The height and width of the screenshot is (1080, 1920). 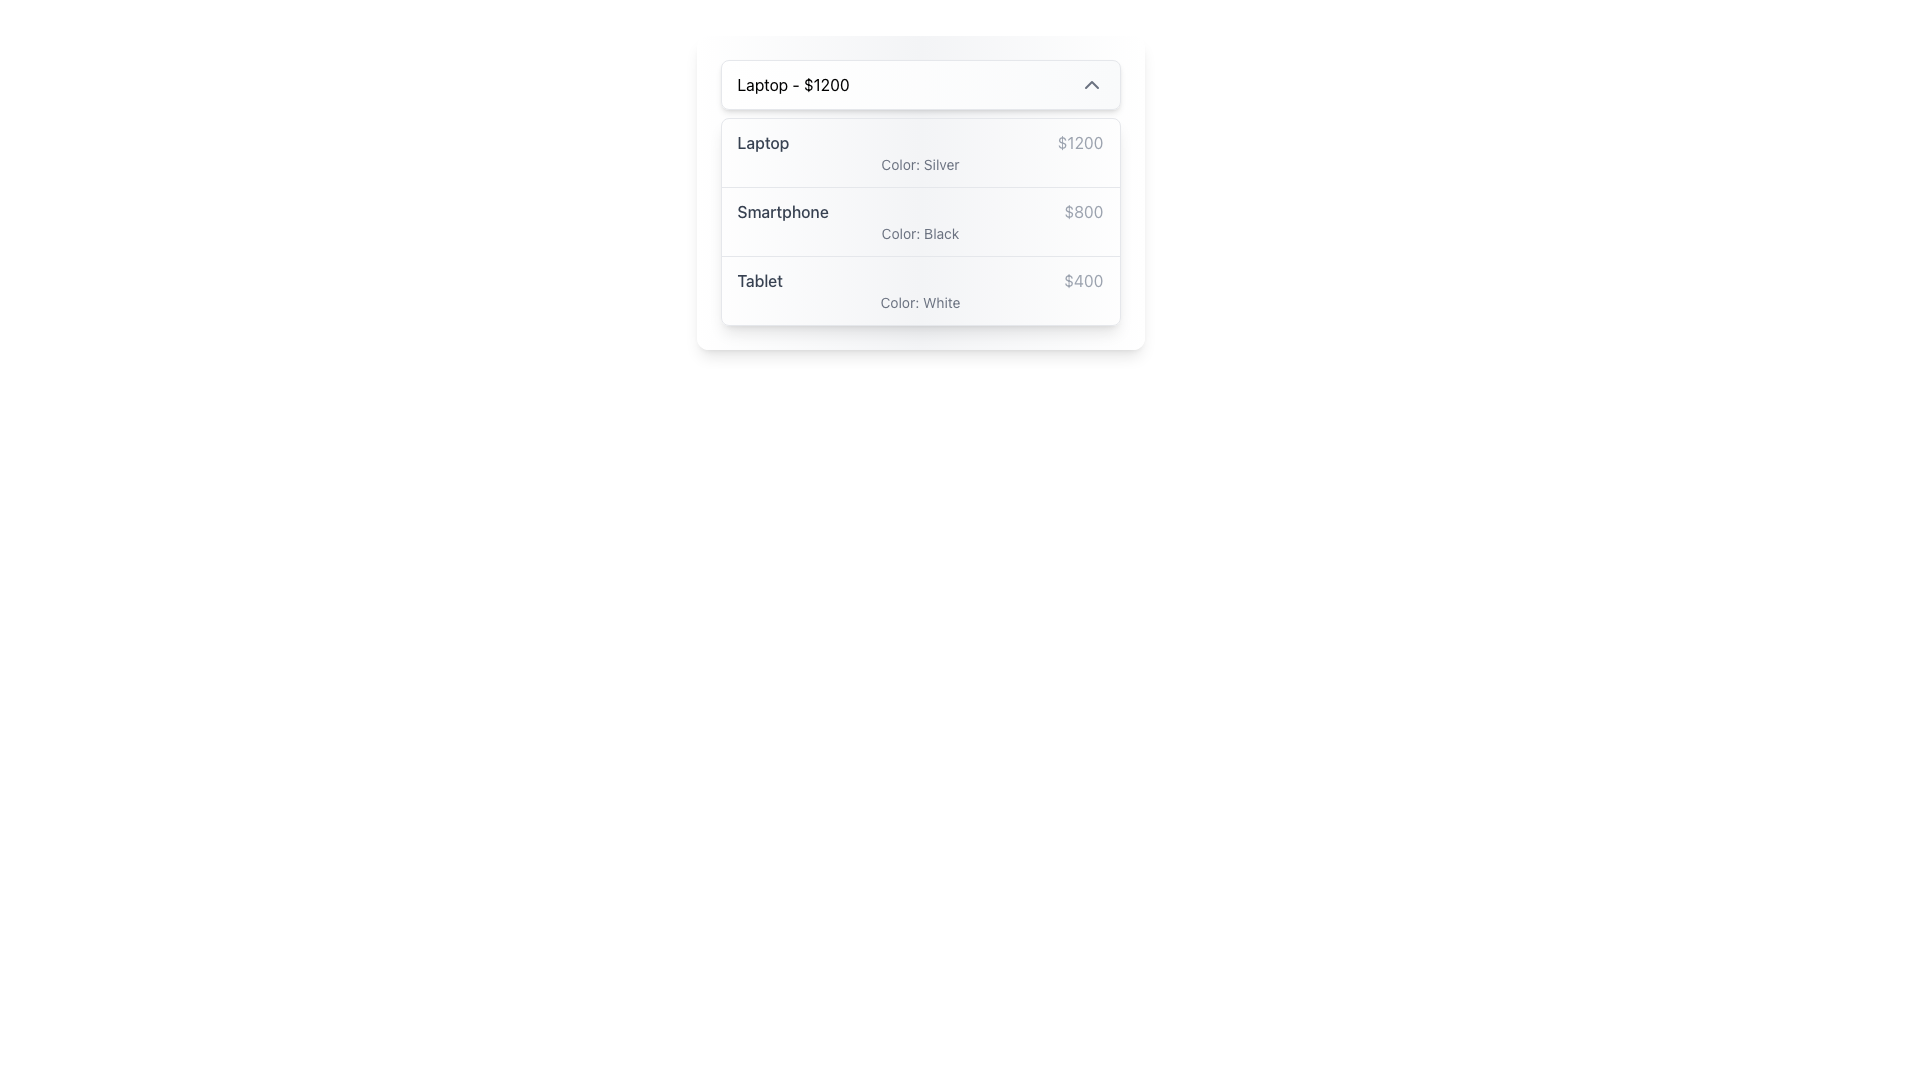 I want to click on the monetary value label associated with the 'Laptop' item, which is positioned to the far right of 'Laptop' in the first row of the list, so click(x=1079, y=141).